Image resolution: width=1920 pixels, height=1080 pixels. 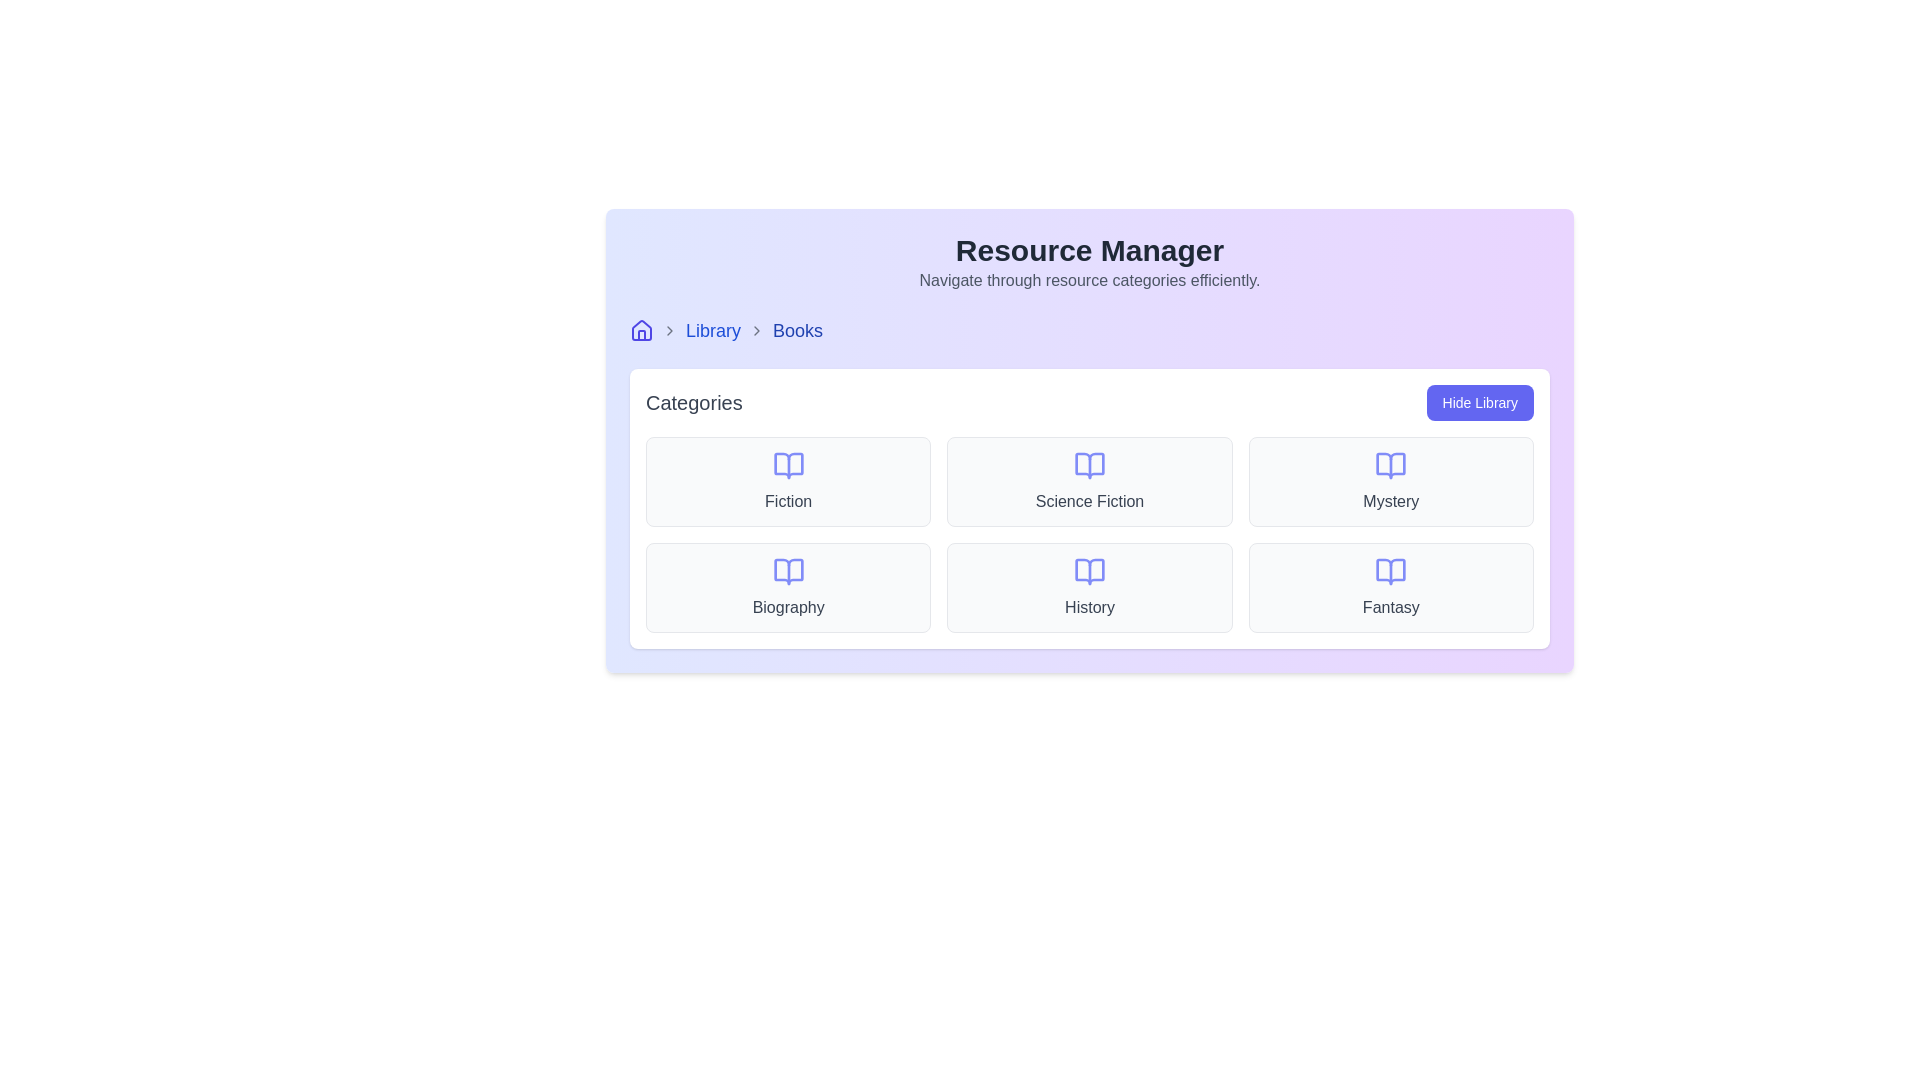 What do you see at coordinates (1390, 571) in the screenshot?
I see `the open book icon in a minimalist outline style, which is light indigo and centrally aligned within the 'Fantasy' category block above the label text 'Fantasy.'` at bounding box center [1390, 571].